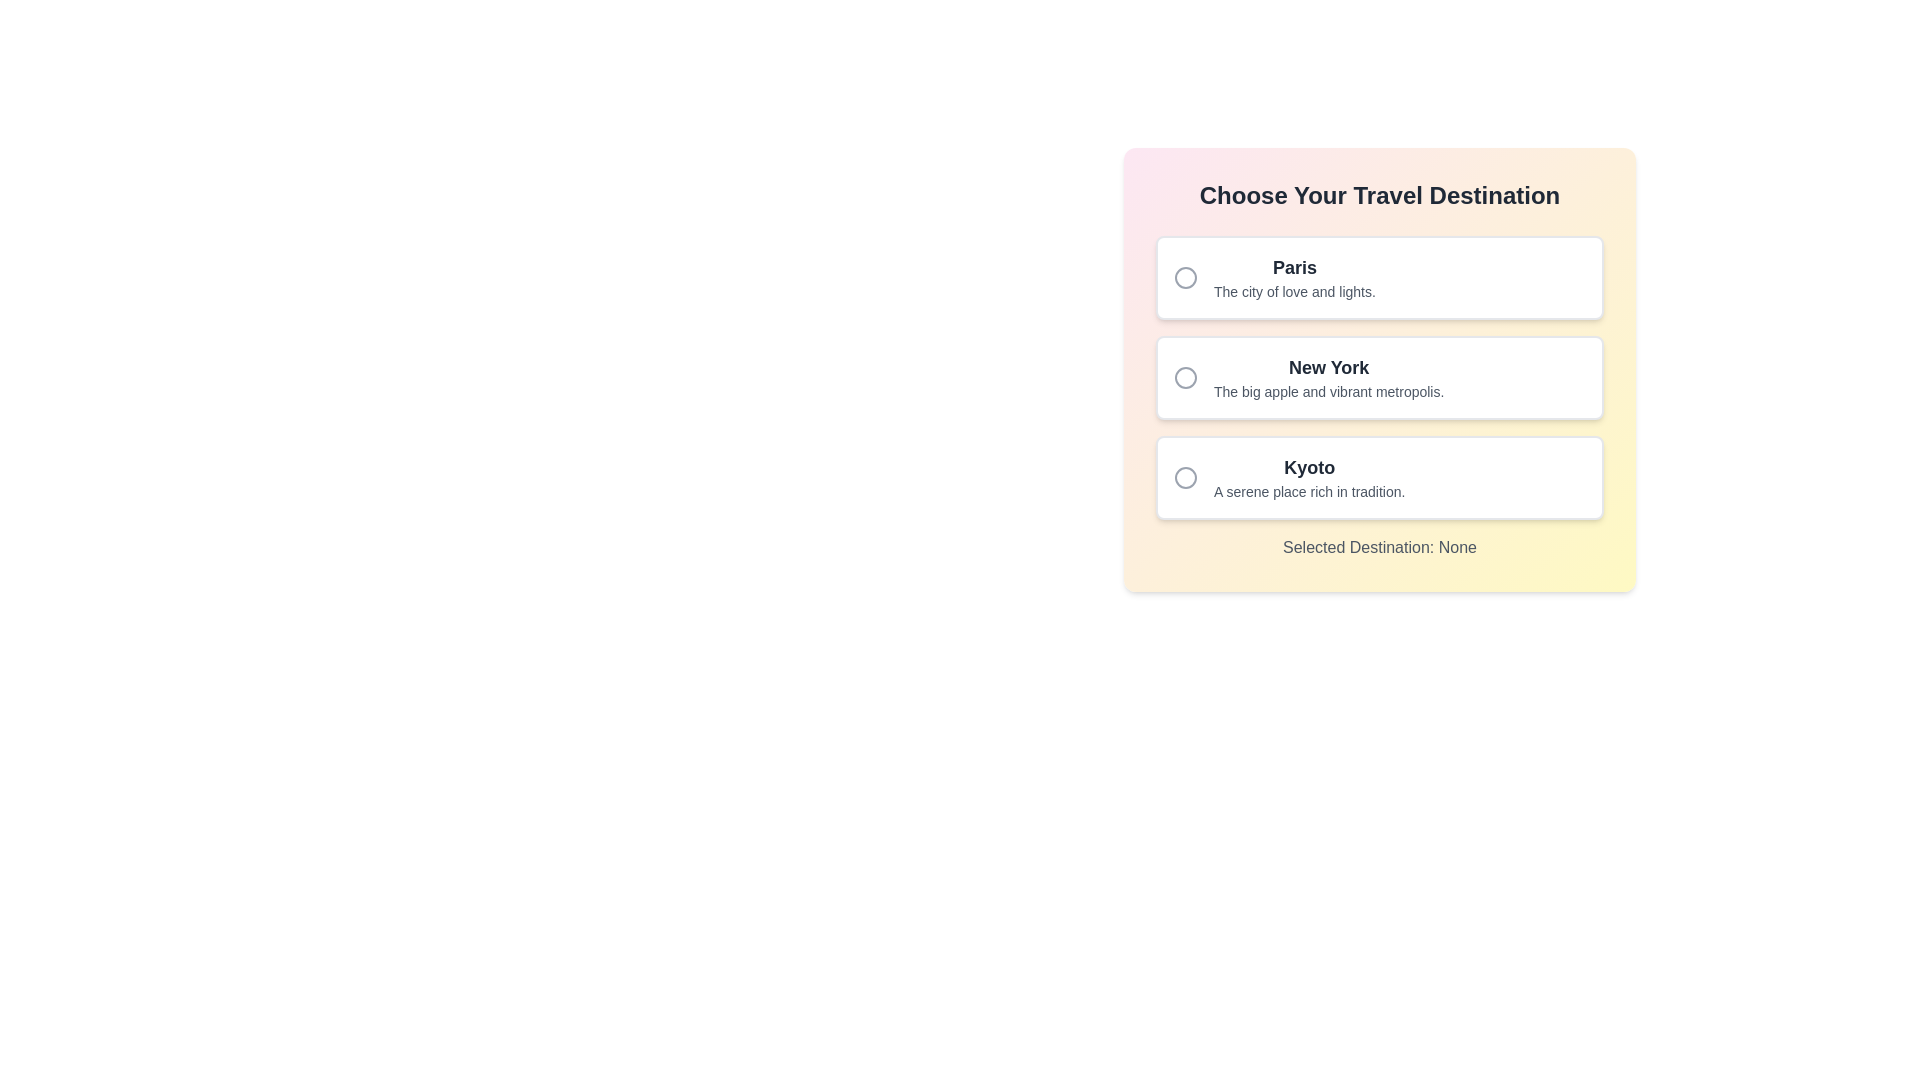  Describe the element at coordinates (1379, 547) in the screenshot. I see `the Text Label that displays the currently selected destination, initially showing 'None', located below the destination selection choices` at that location.